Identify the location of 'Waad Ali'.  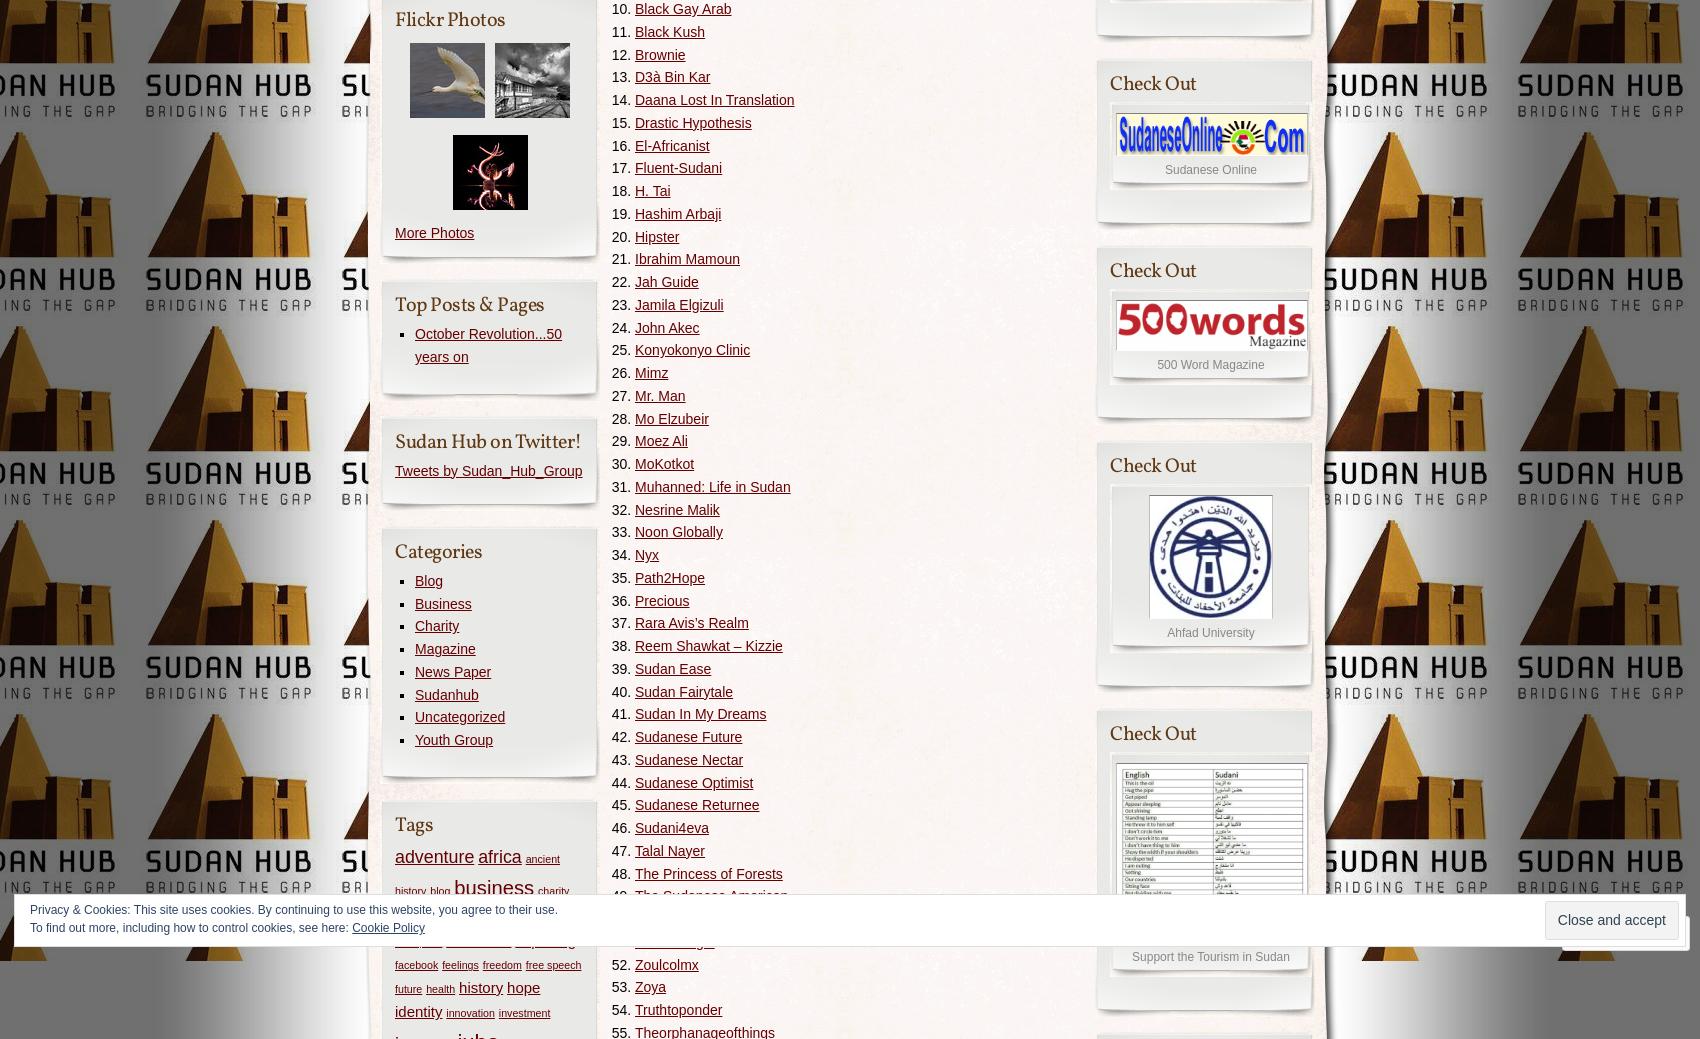
(661, 918).